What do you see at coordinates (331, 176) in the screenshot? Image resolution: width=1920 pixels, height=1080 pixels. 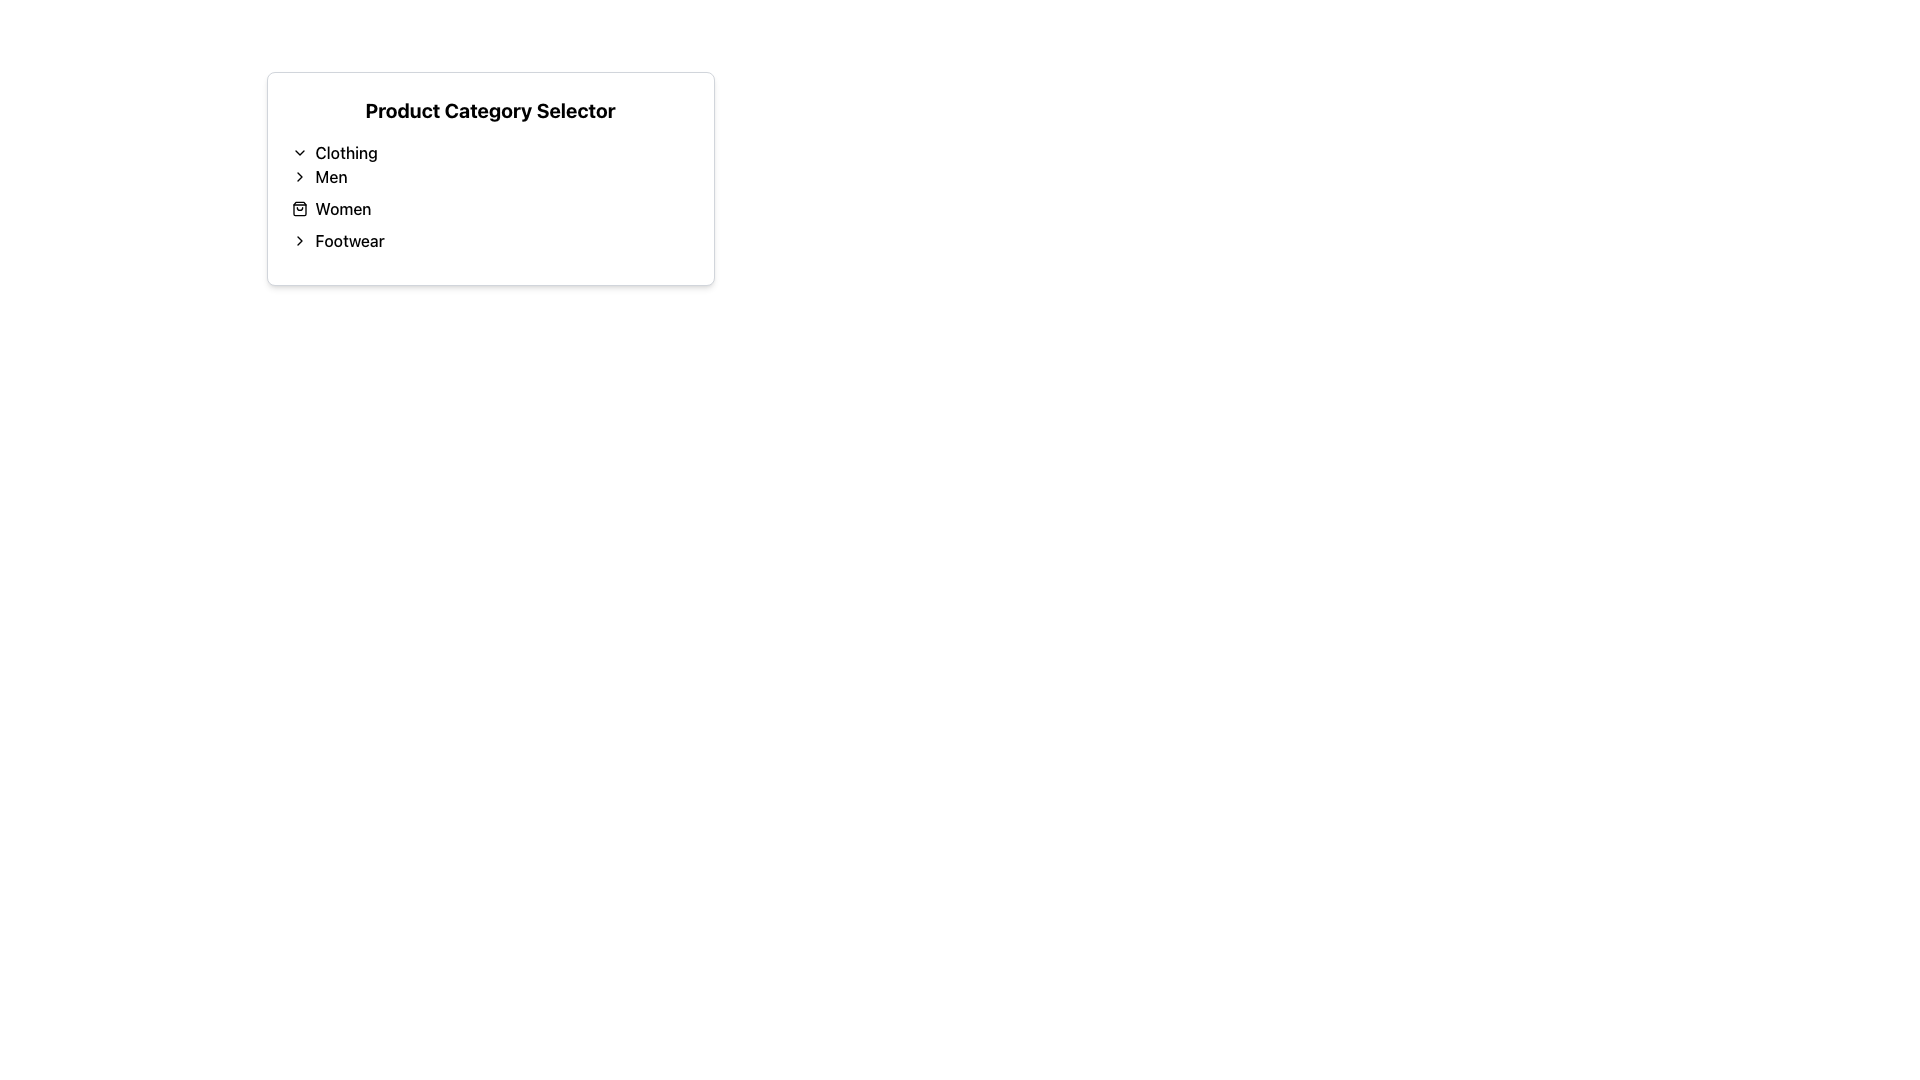 I see `the text label displaying 'Men', which is styled with a medium font weight and positioned centrally to the right of an arrow icon` at bounding box center [331, 176].